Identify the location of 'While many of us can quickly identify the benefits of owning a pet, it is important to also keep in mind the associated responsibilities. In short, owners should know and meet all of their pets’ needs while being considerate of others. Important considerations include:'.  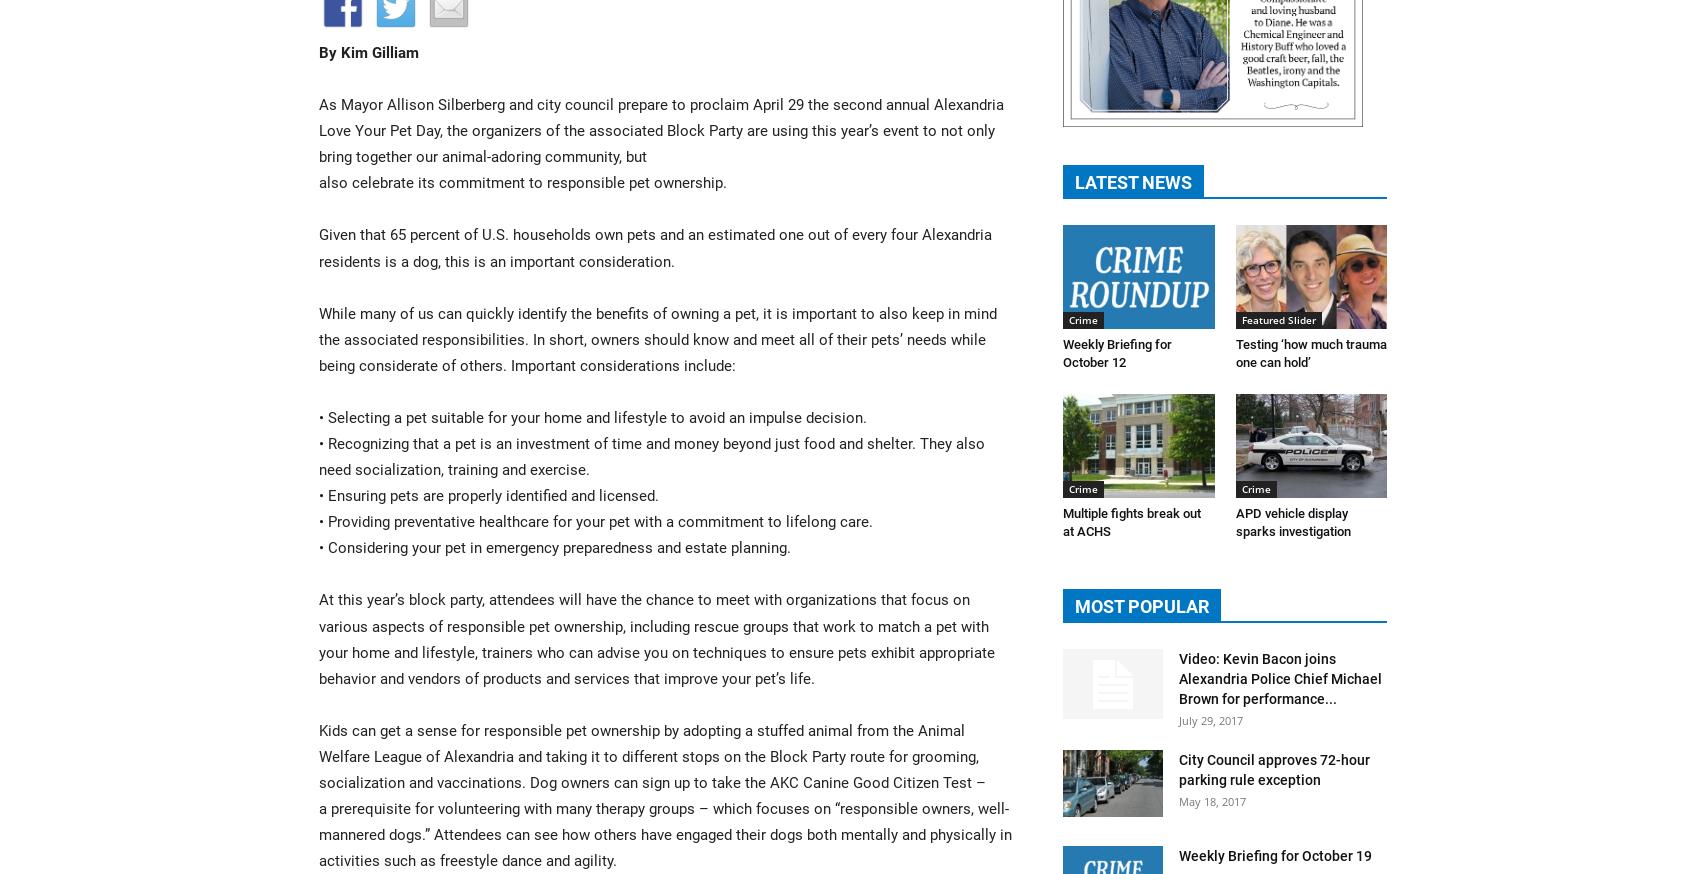
(319, 338).